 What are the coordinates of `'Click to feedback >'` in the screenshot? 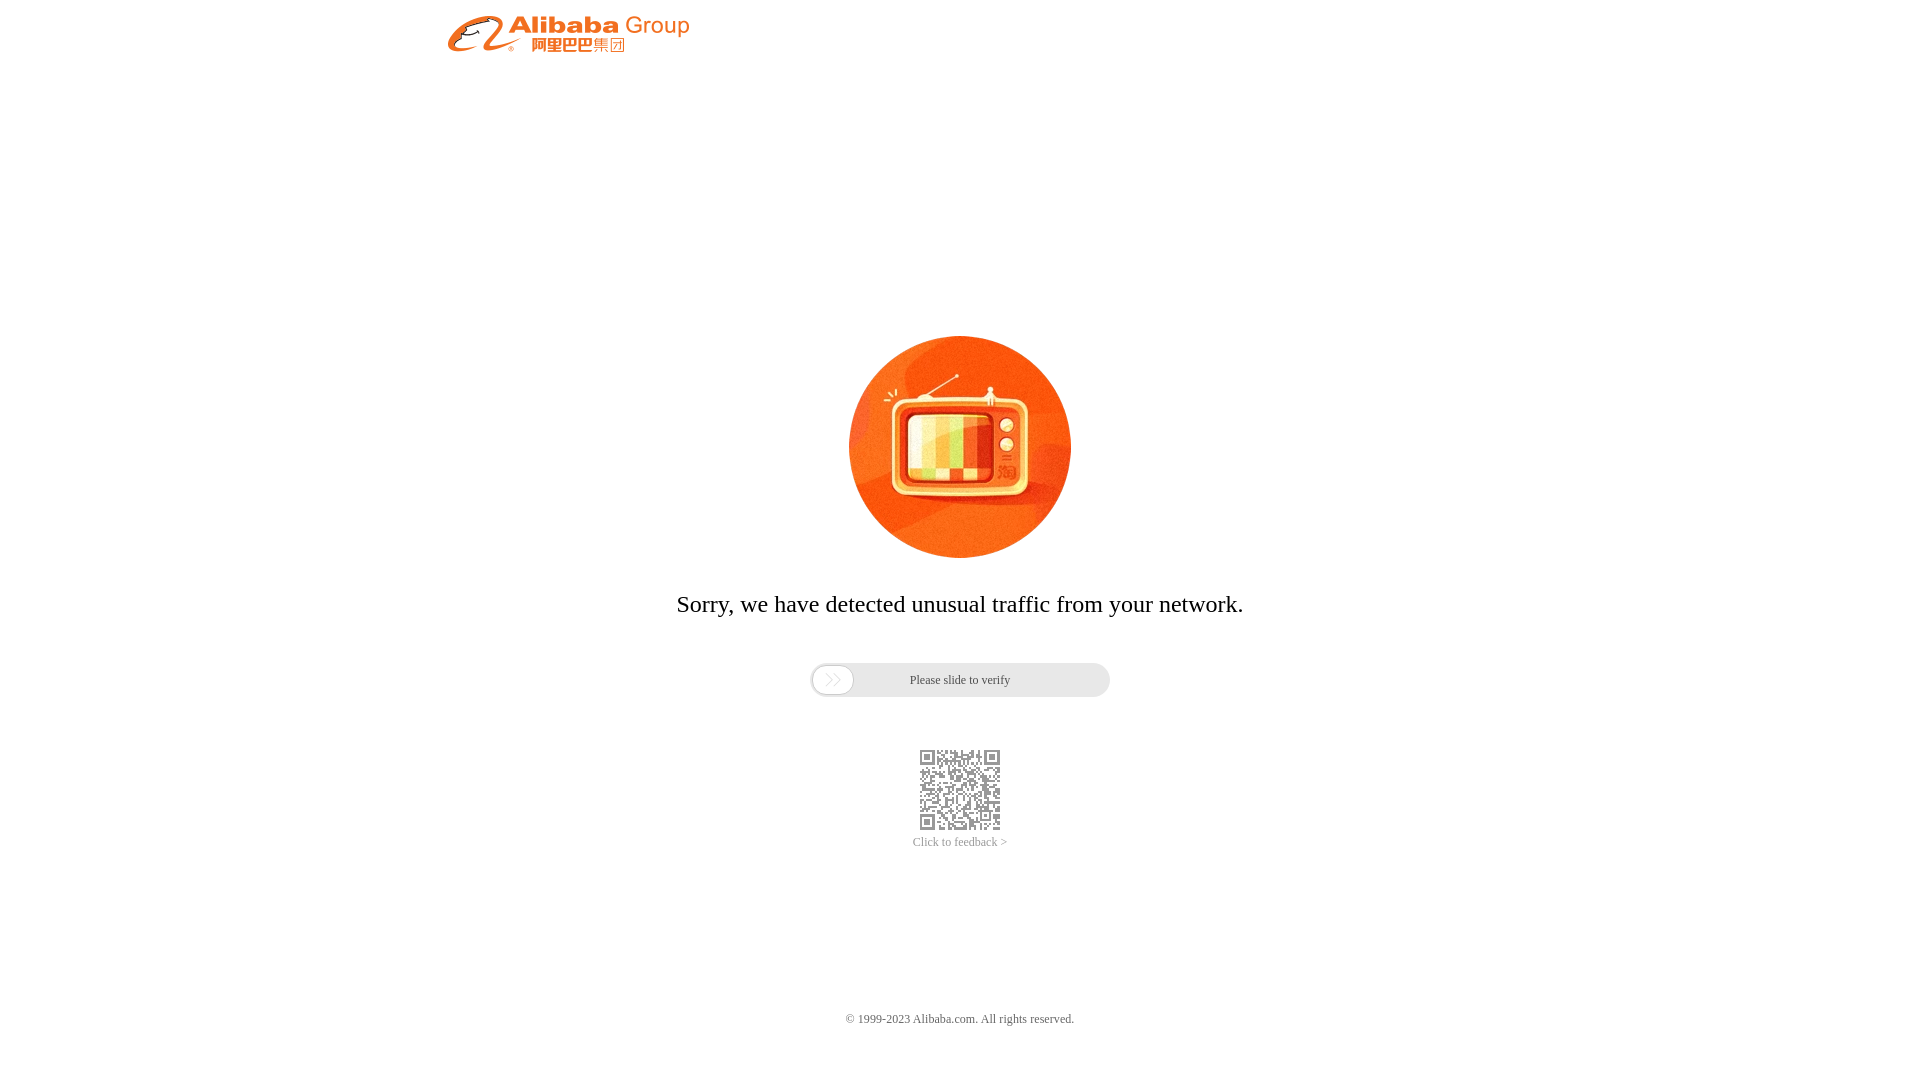 It's located at (960, 842).